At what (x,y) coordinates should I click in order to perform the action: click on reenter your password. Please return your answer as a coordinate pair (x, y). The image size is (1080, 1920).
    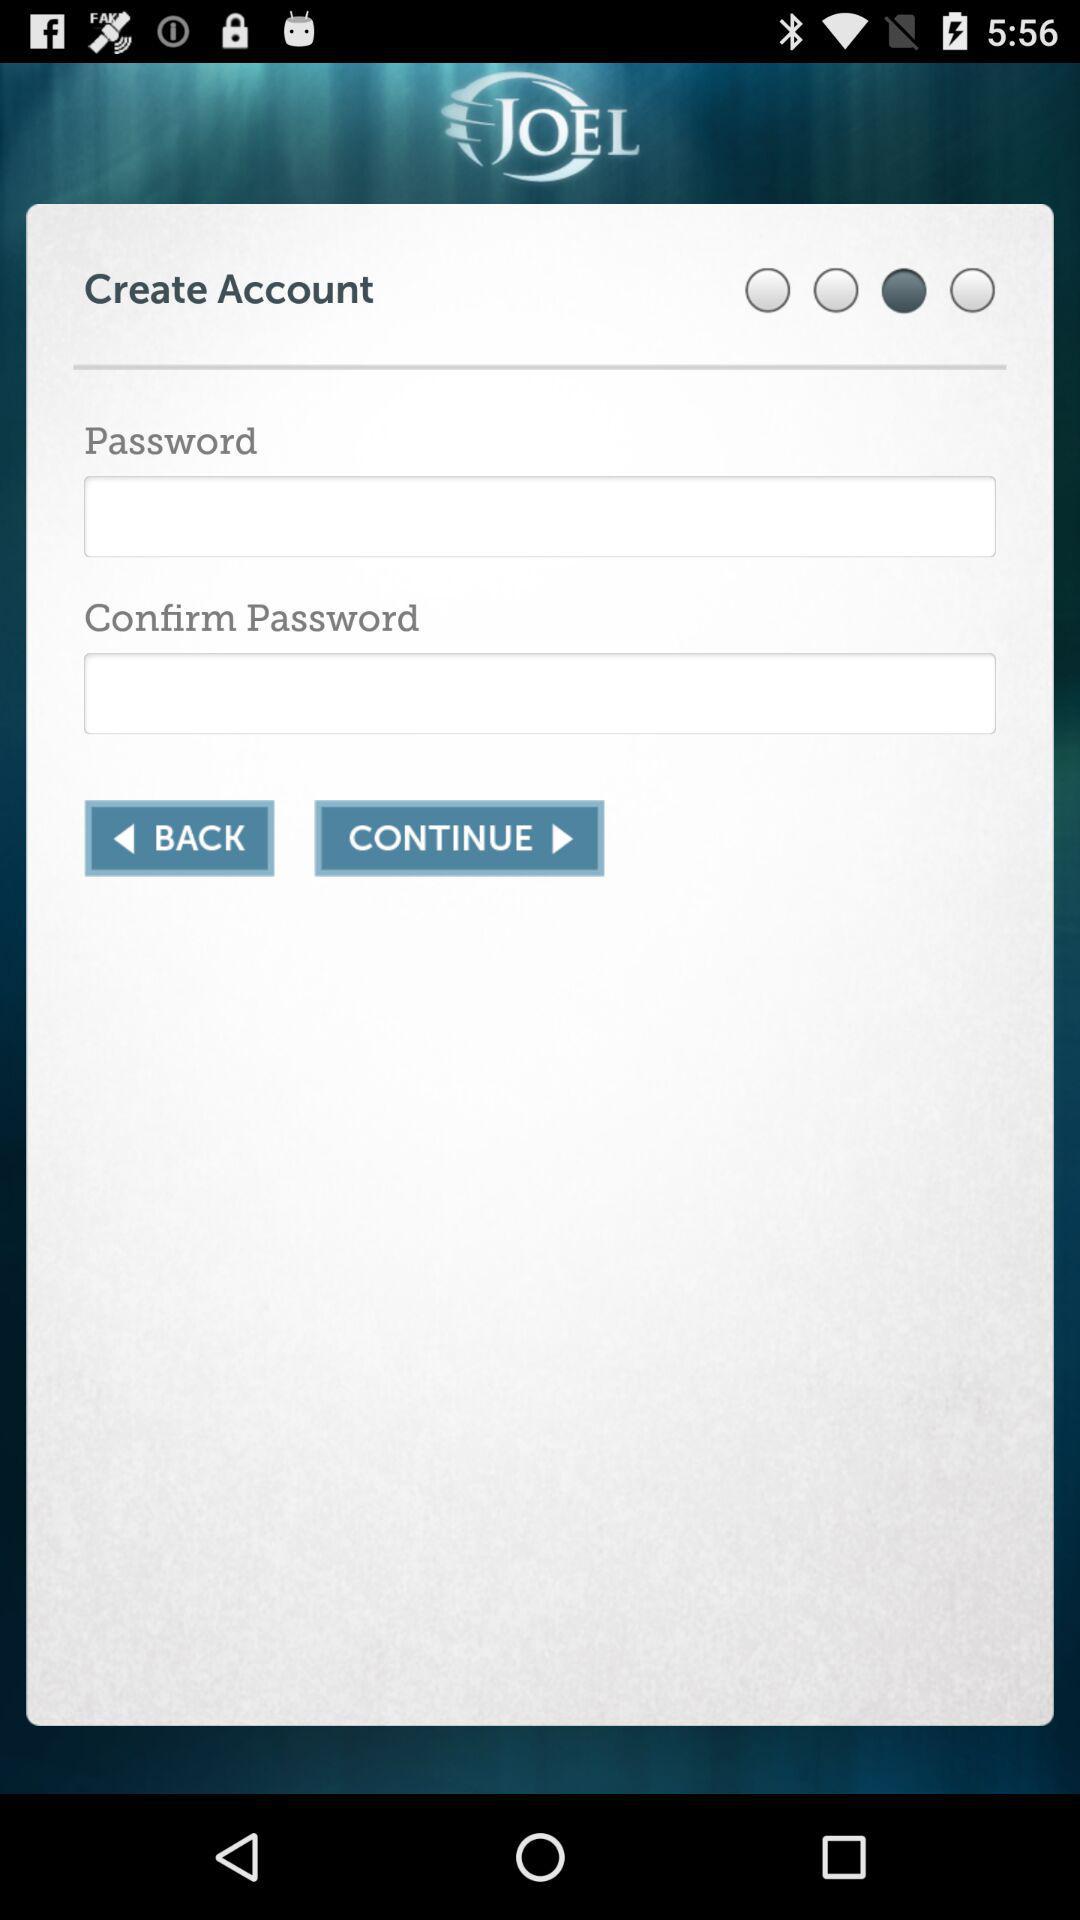
    Looking at the image, I should click on (540, 693).